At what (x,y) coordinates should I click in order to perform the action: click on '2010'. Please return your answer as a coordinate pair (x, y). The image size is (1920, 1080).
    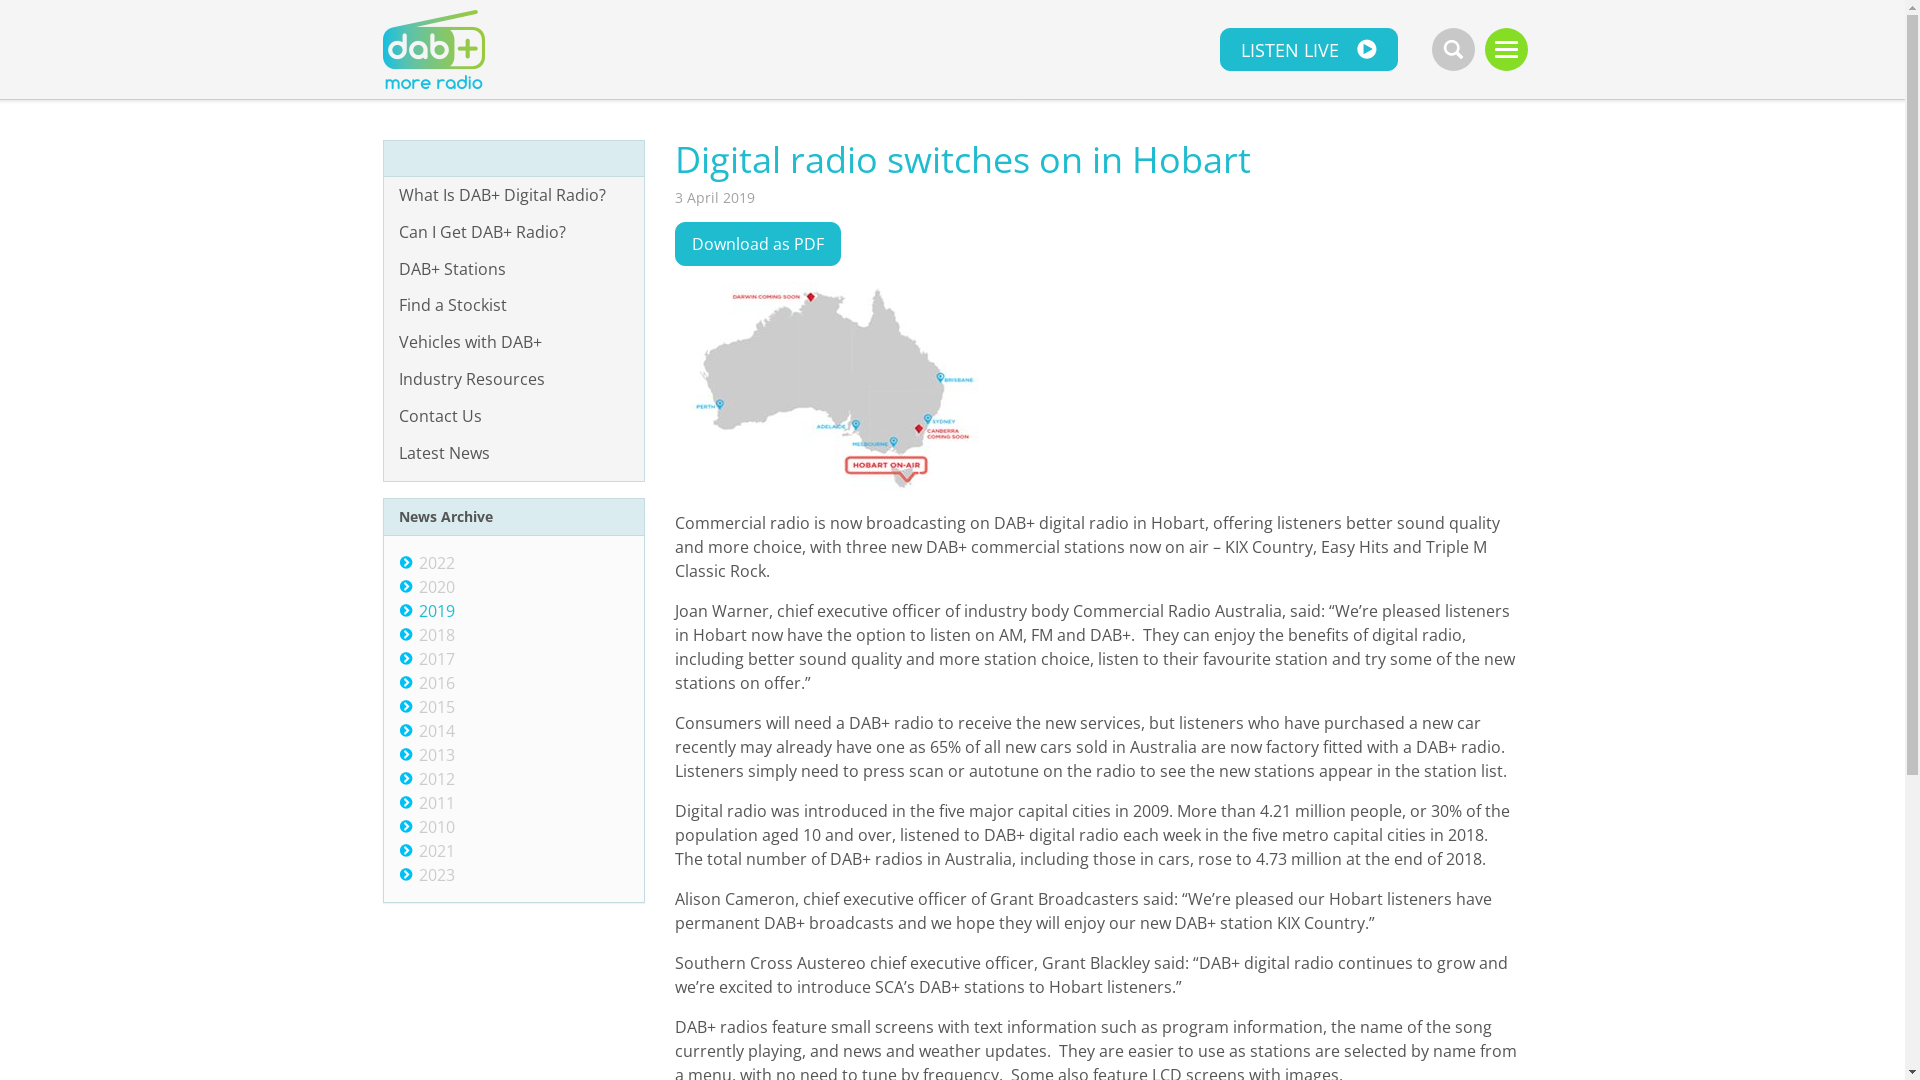
    Looking at the image, I should click on (435, 826).